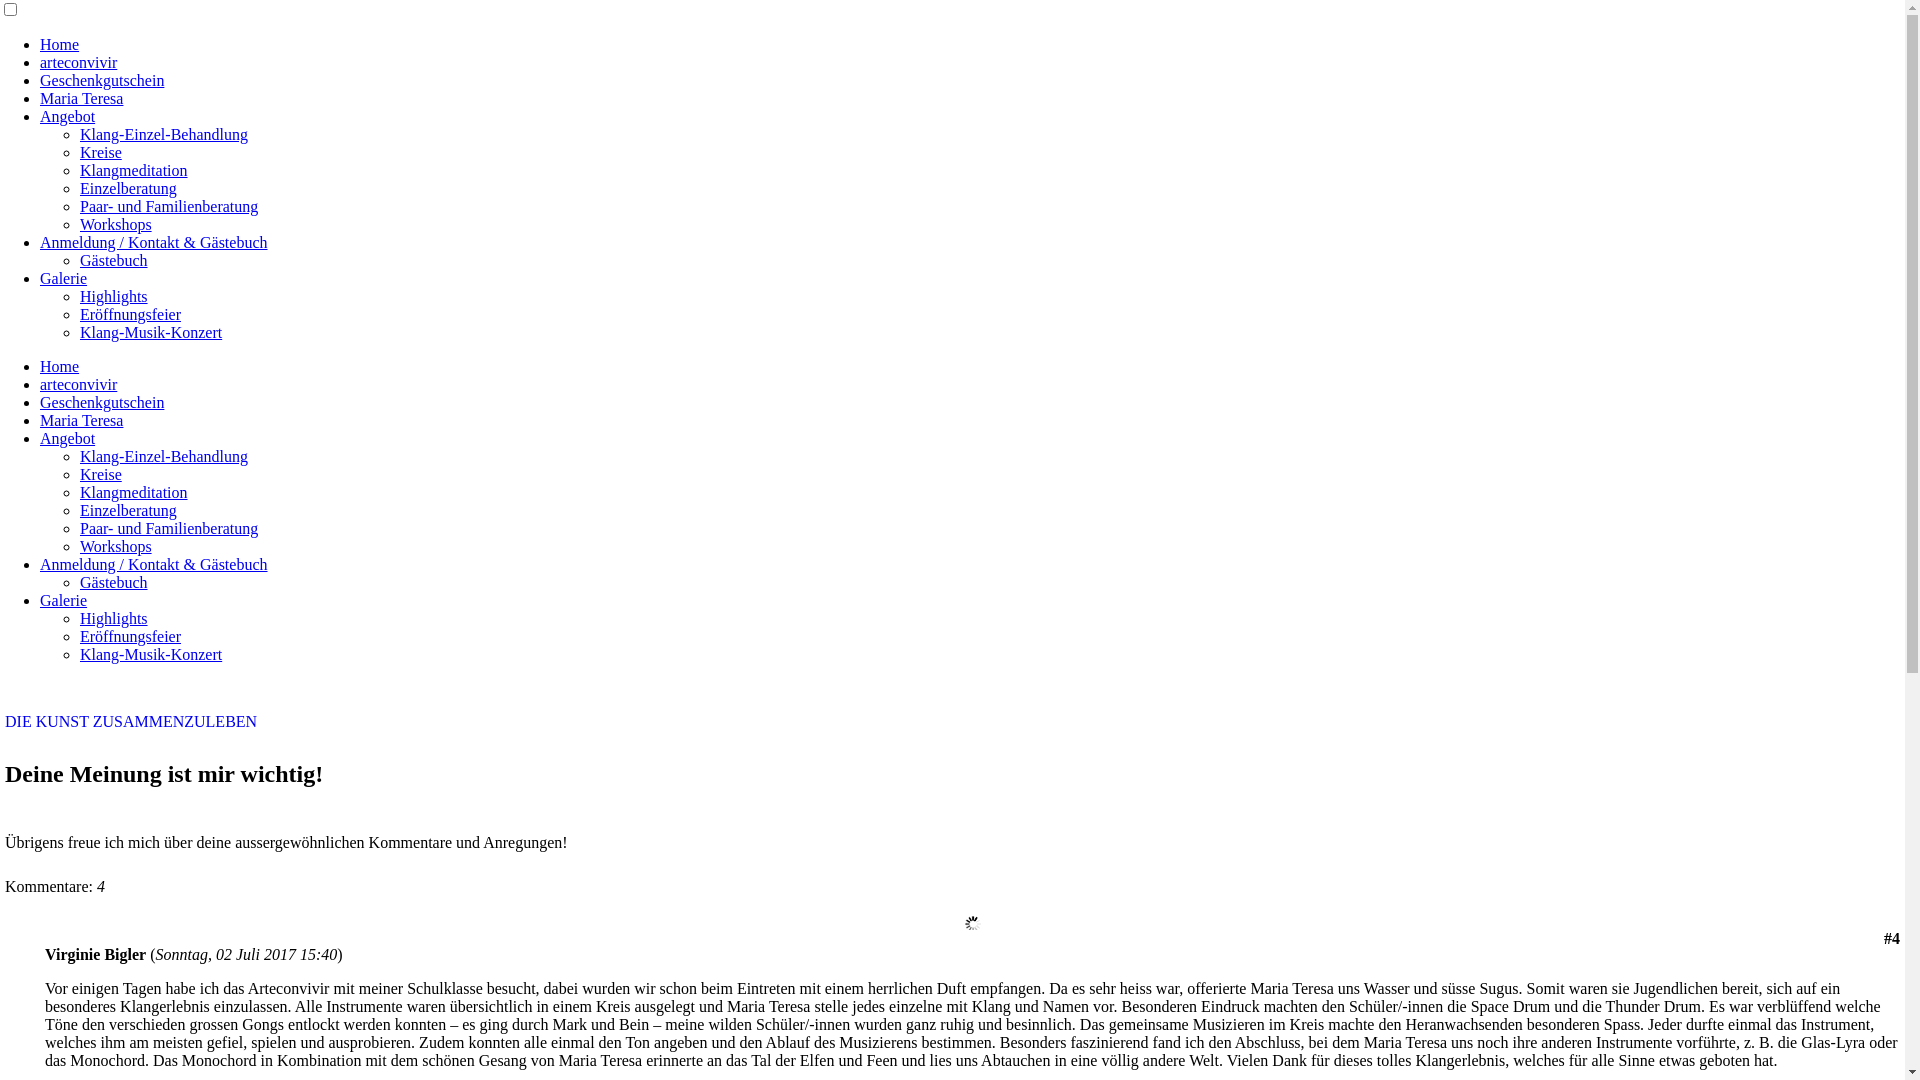 The image size is (1920, 1080). I want to click on 'Kreise', so click(80, 474).